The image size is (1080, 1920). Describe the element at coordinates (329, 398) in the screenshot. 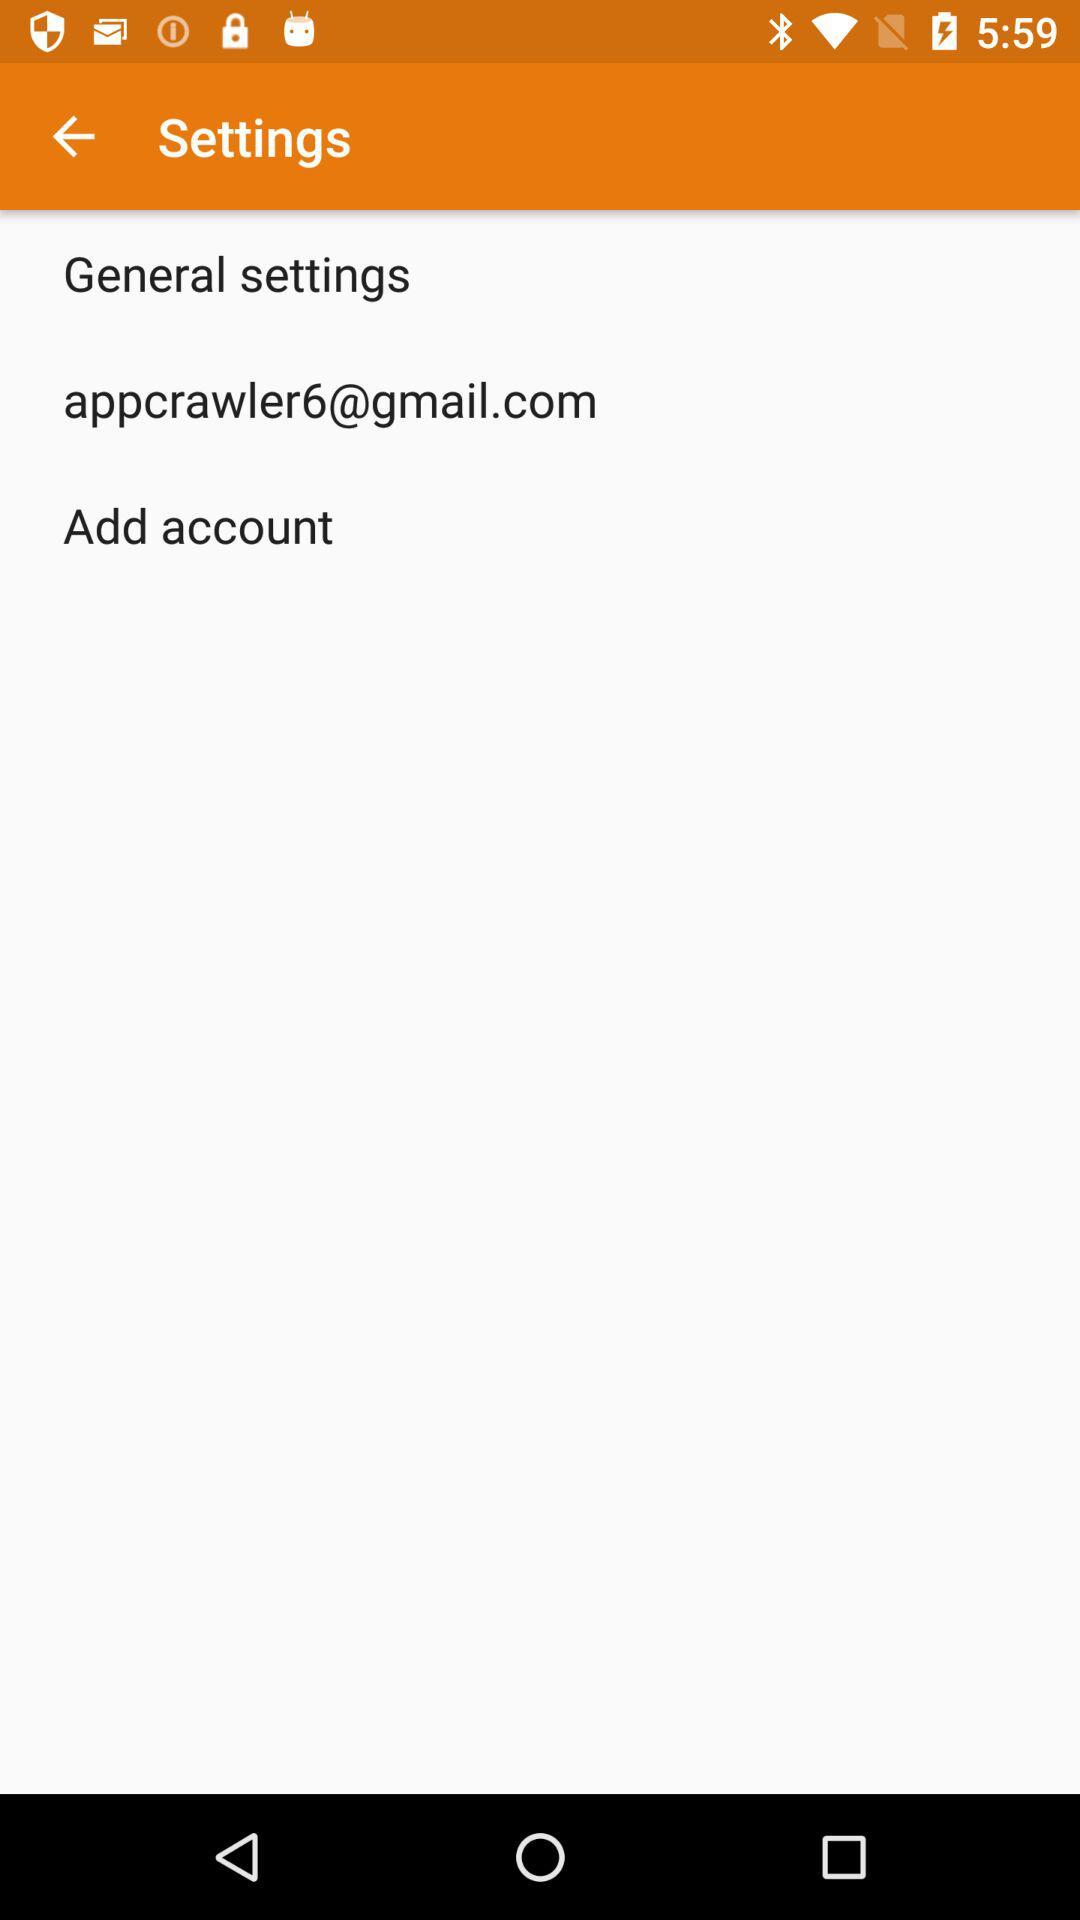

I see `appcrawler6@gmail.com app` at that location.